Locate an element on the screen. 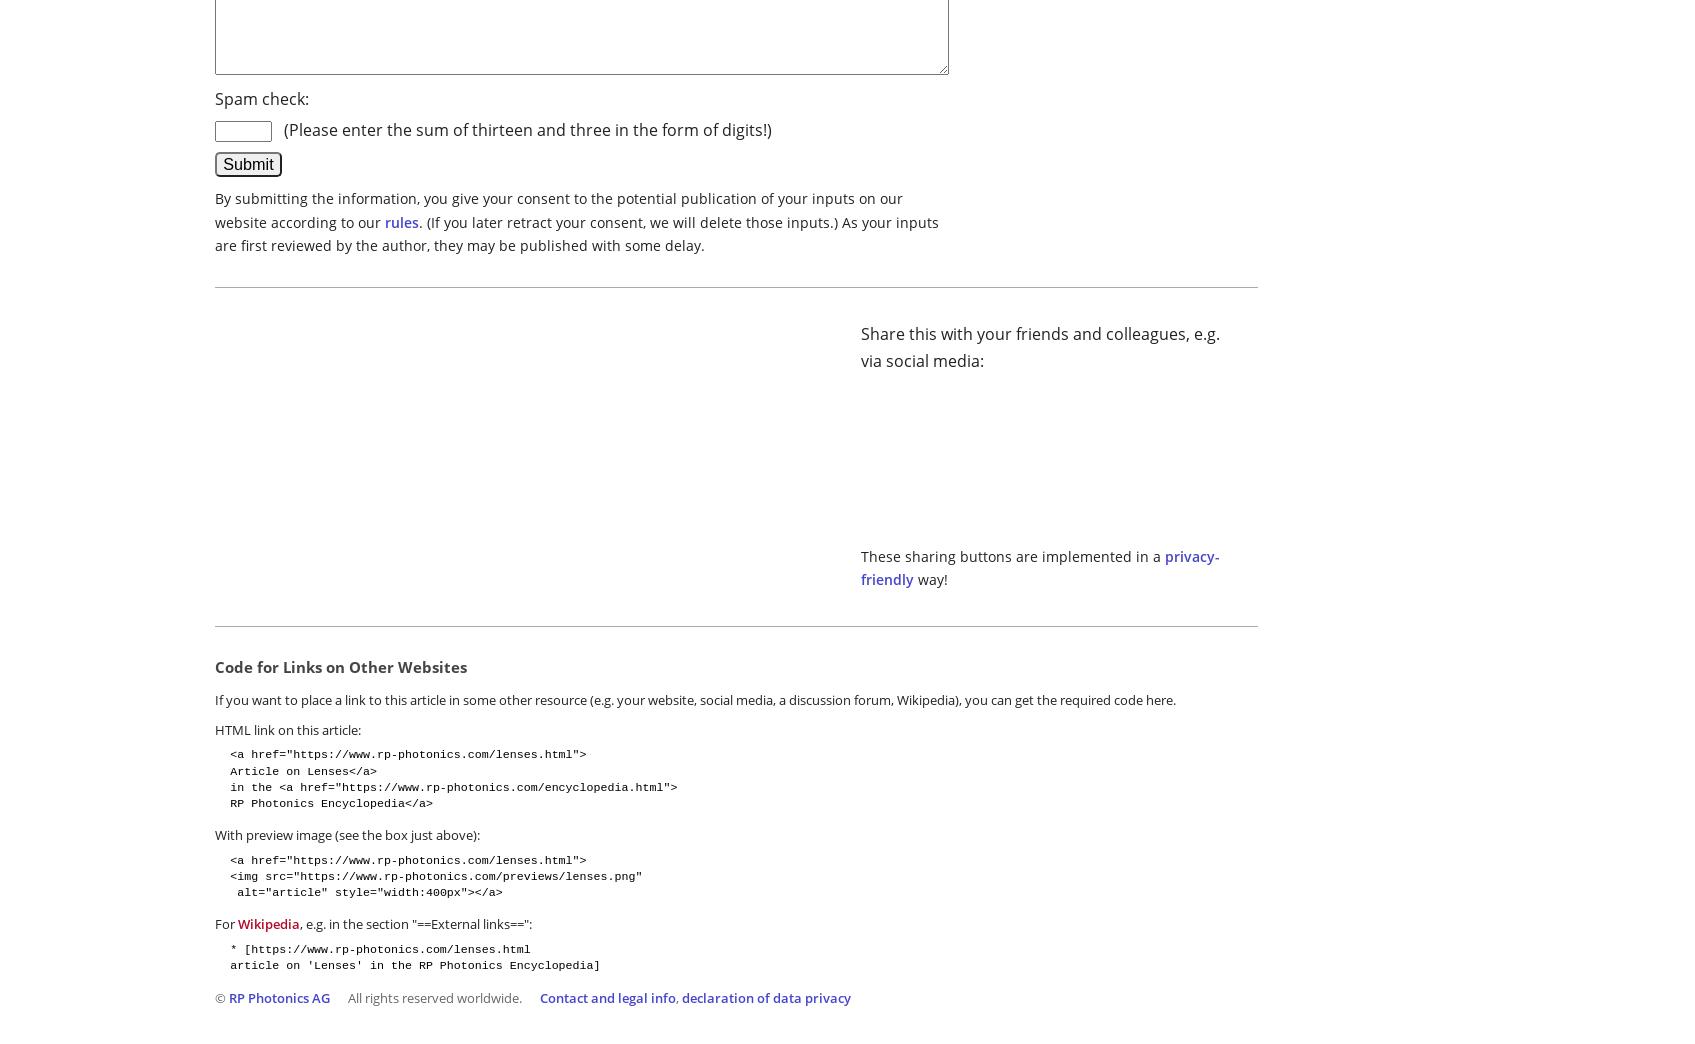 The image size is (1695, 1044). 'RP Photonics AG' is located at coordinates (279, 997).